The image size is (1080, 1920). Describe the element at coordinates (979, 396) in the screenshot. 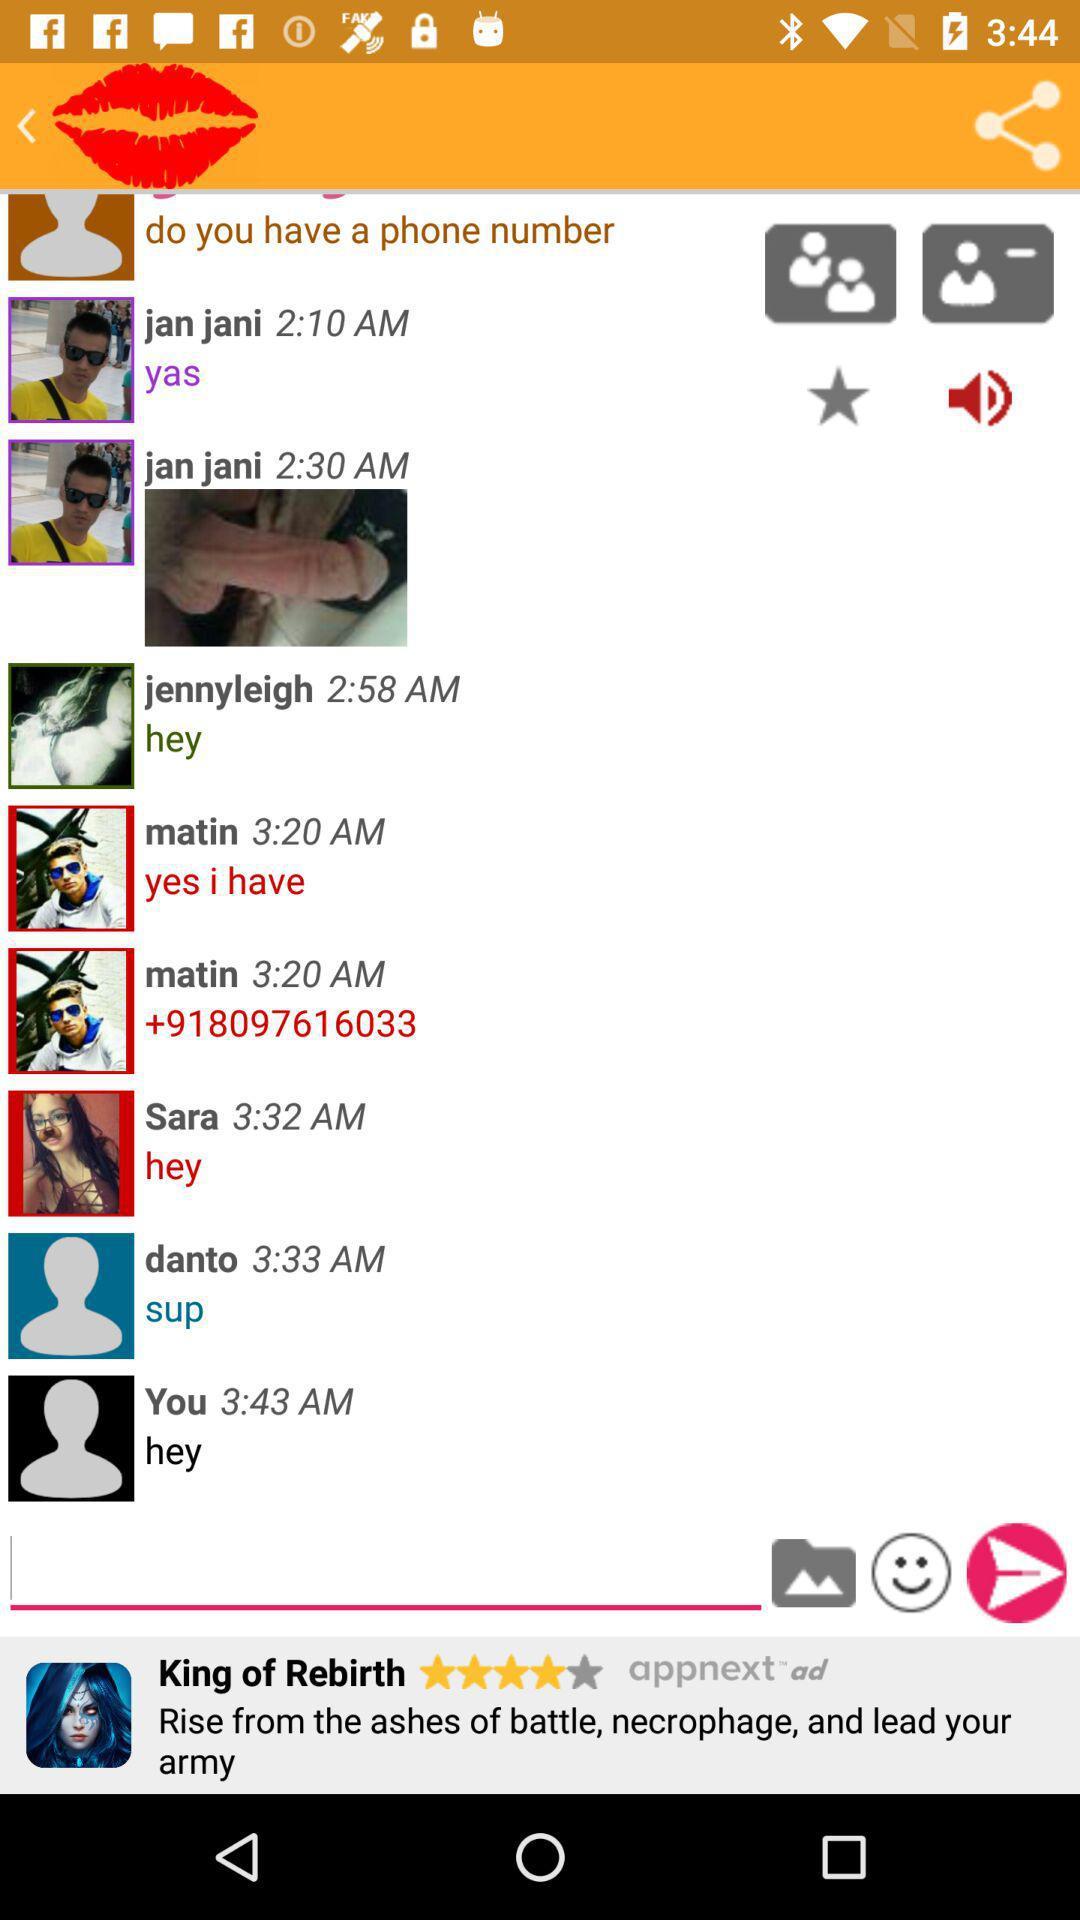

I see `turn volume up` at that location.